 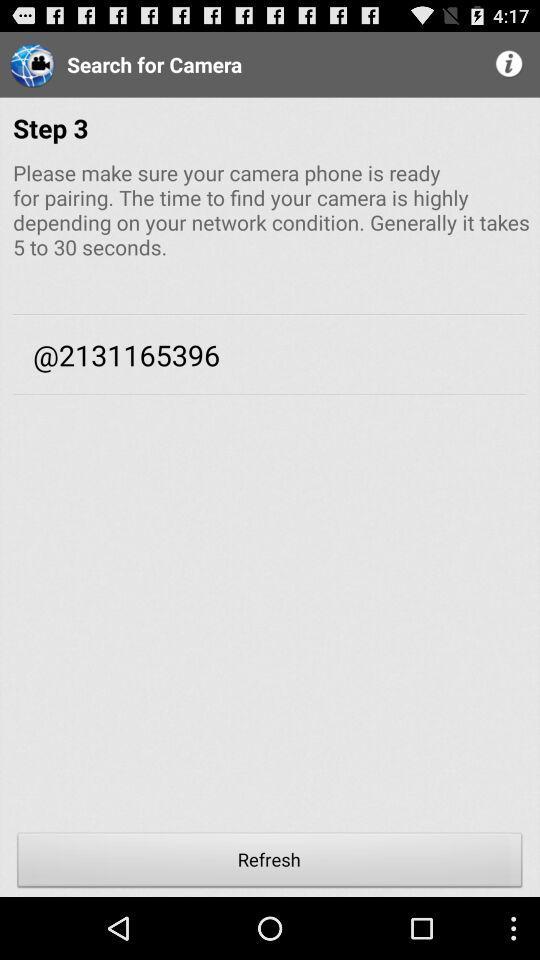 What do you see at coordinates (510, 64) in the screenshot?
I see `options` at bounding box center [510, 64].